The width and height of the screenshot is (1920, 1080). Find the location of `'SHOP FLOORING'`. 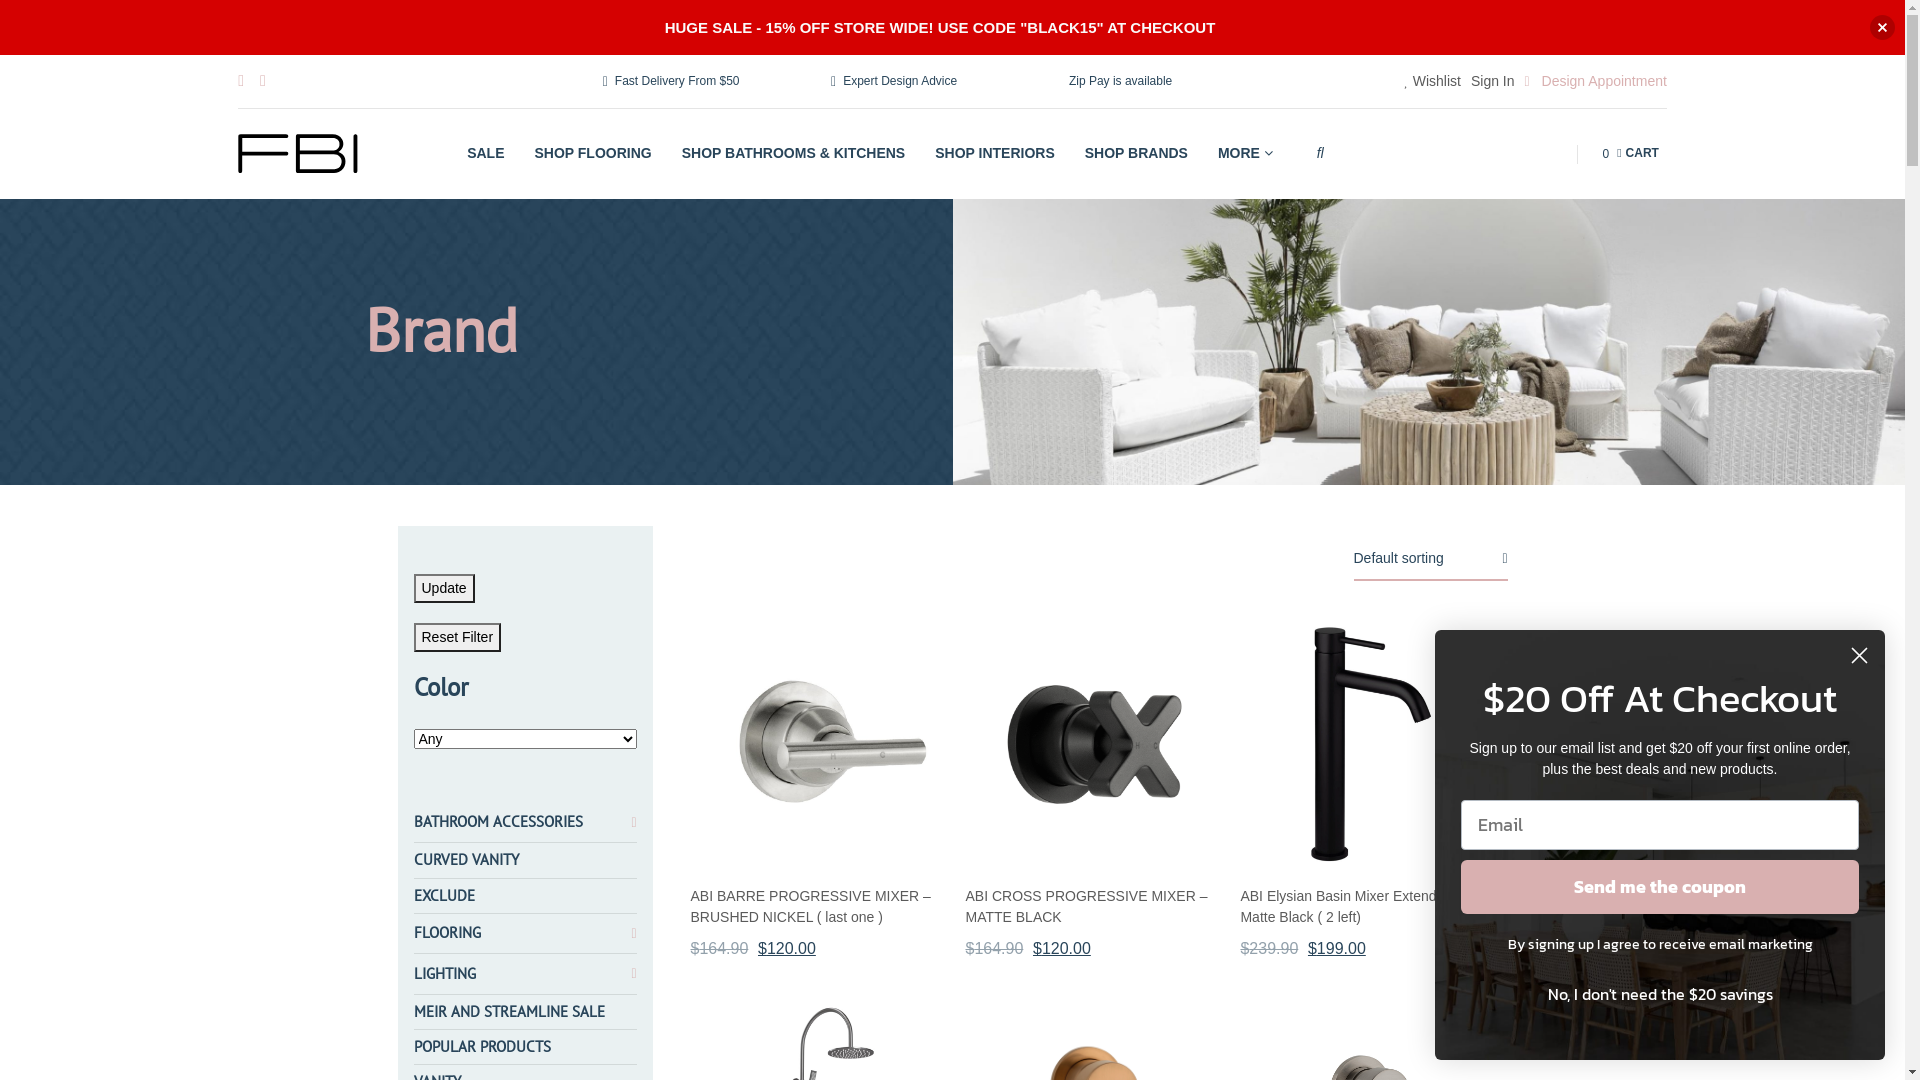

'SHOP FLOORING' is located at coordinates (592, 153).